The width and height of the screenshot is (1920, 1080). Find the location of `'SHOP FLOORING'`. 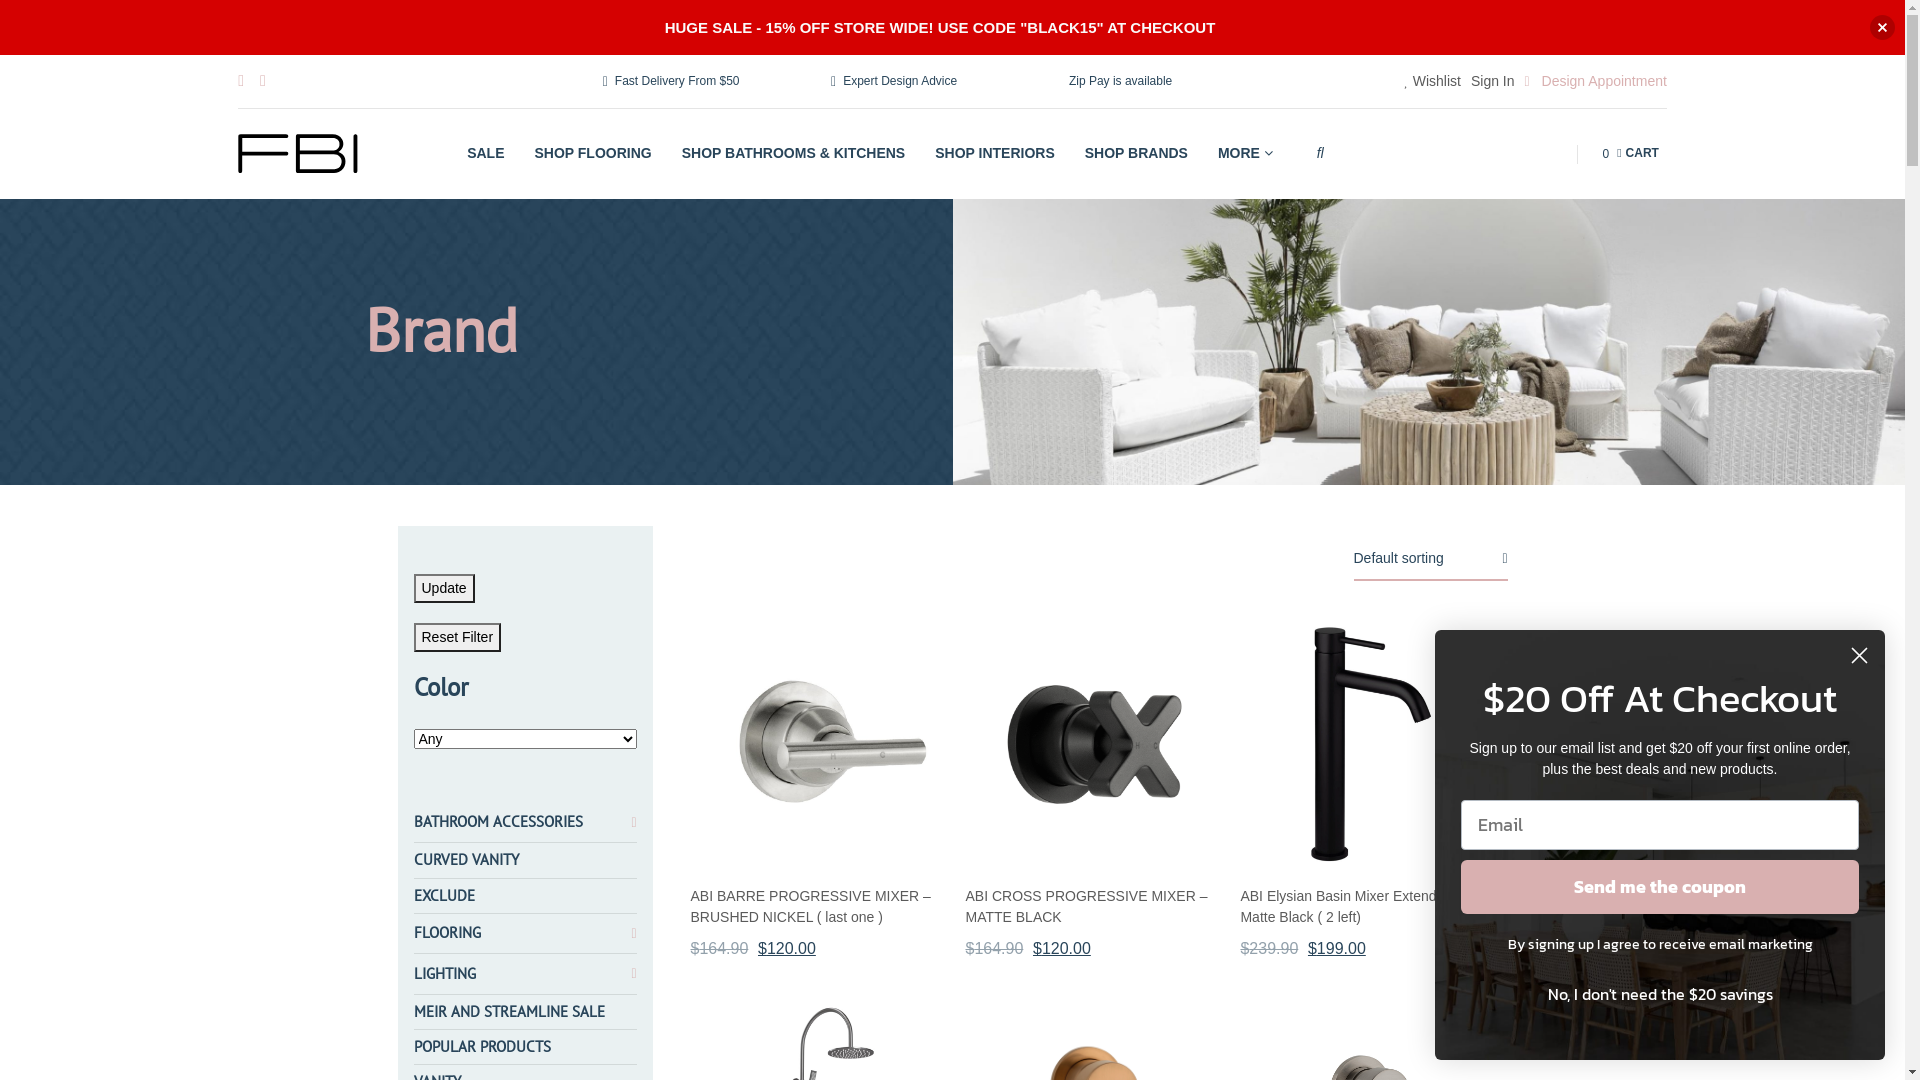

'SHOP FLOORING' is located at coordinates (592, 153).